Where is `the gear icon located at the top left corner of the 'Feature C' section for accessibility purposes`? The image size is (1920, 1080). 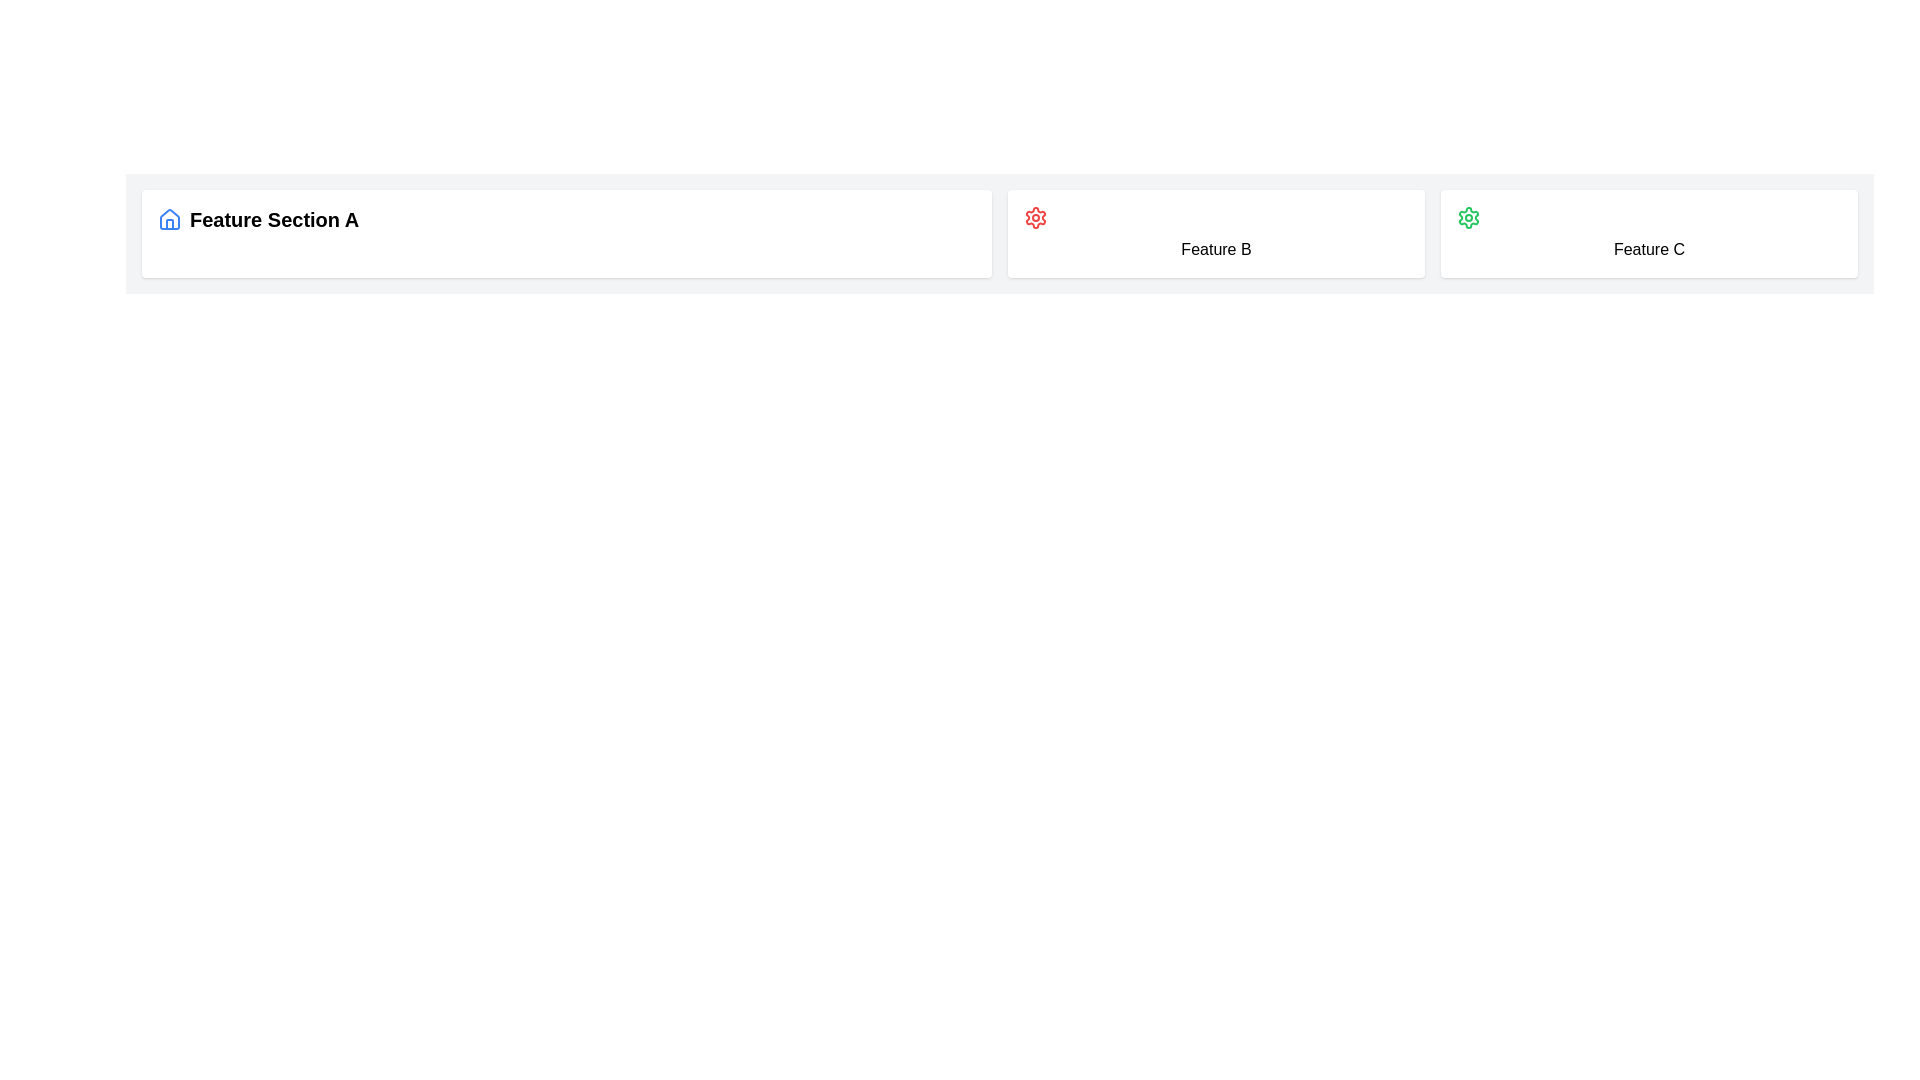 the gear icon located at the top left corner of the 'Feature C' section for accessibility purposes is located at coordinates (1468, 218).